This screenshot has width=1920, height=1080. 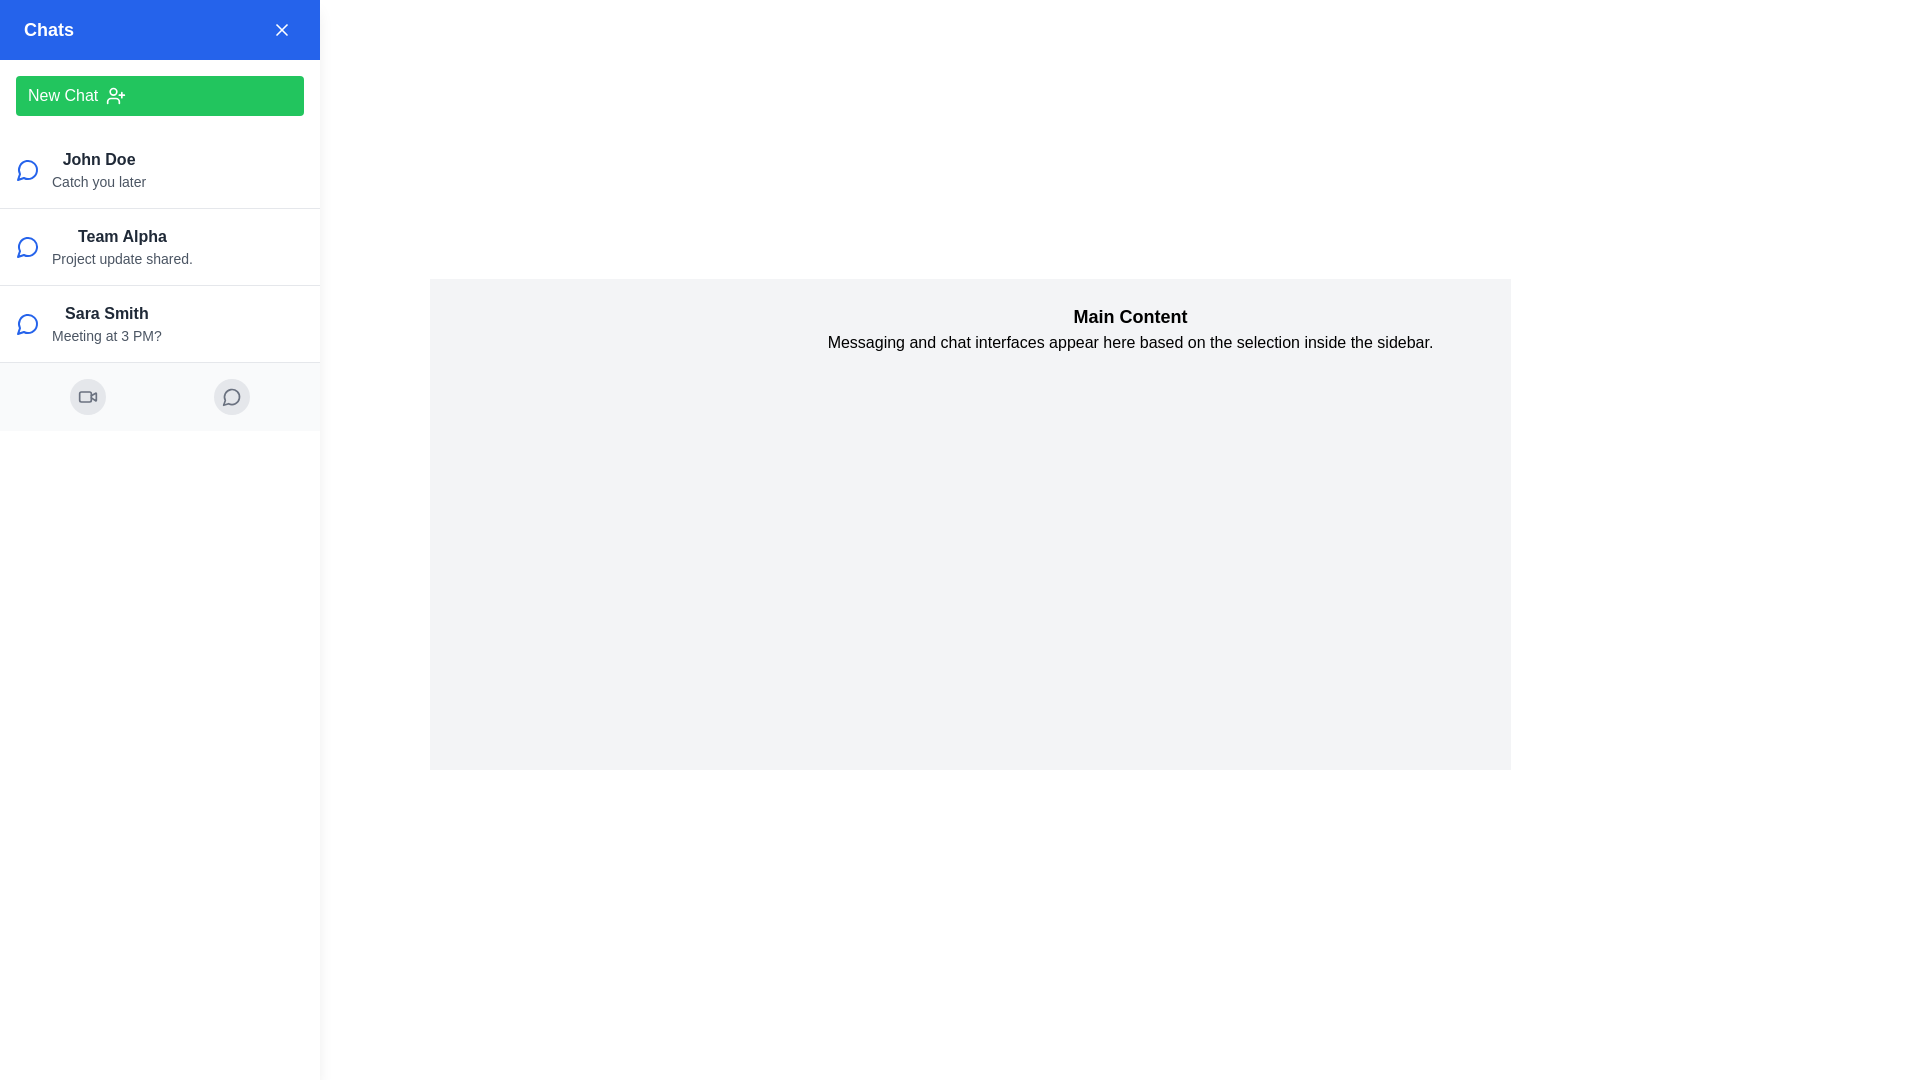 What do you see at coordinates (158, 245) in the screenshot?
I see `the 'Team Alpha' chat item` at bounding box center [158, 245].